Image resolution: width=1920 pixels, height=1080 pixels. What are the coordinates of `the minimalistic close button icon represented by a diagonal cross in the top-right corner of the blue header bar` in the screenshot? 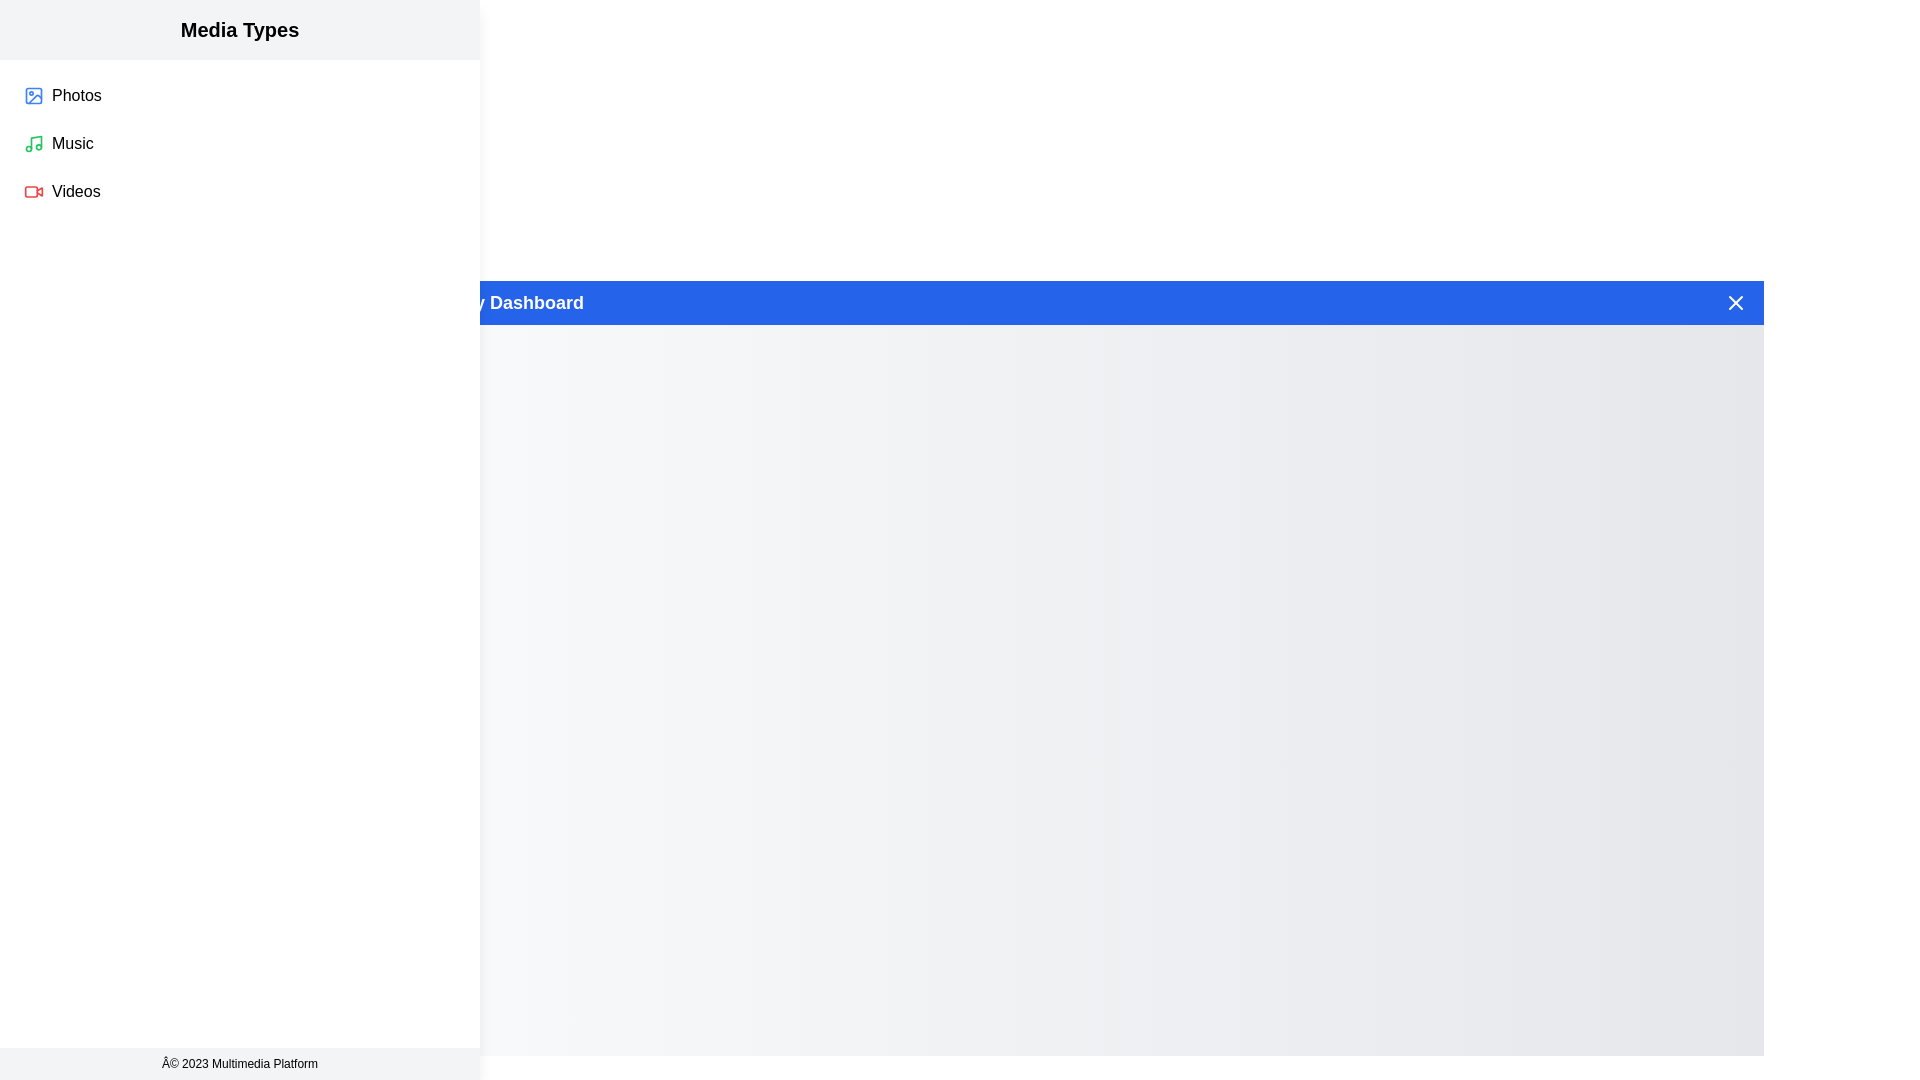 It's located at (1735, 303).